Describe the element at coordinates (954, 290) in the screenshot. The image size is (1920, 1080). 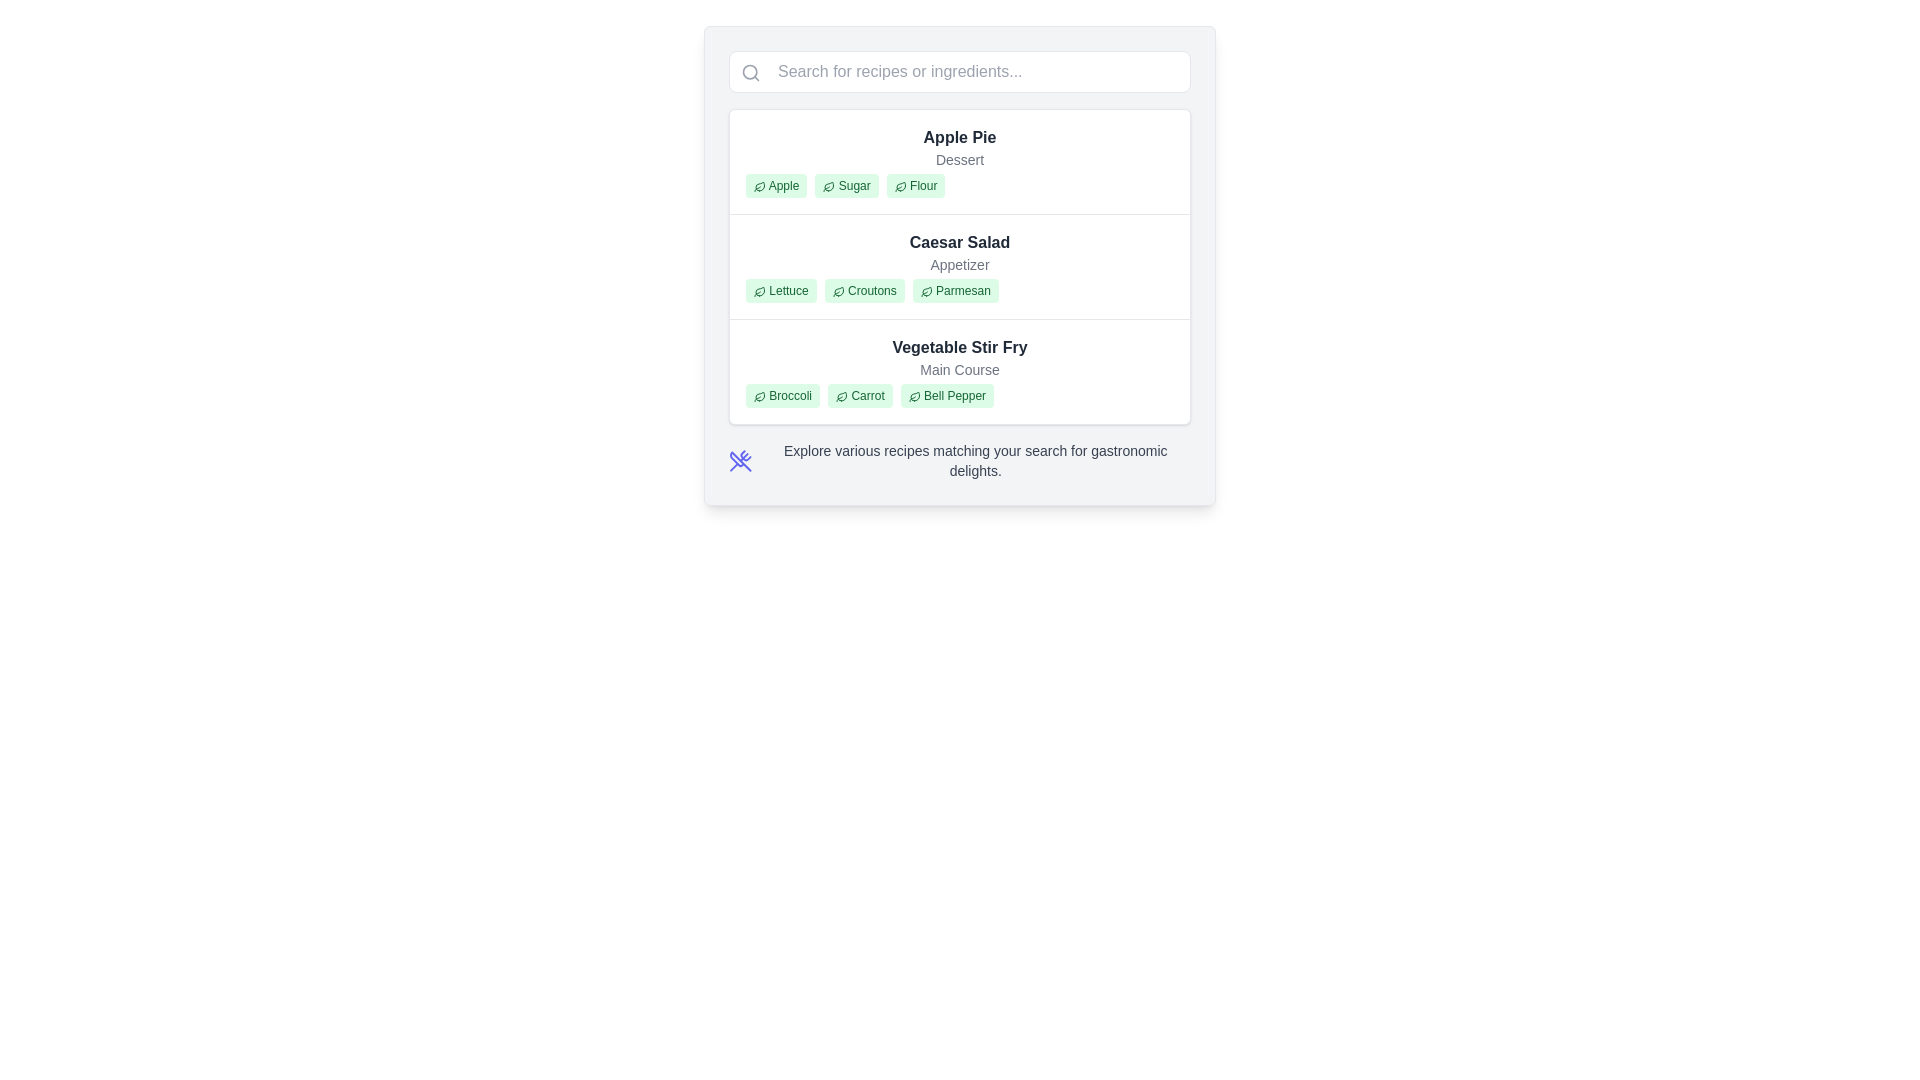
I see `the label styled with a green background and rounded corners that contains the text 'Parmesan', which is positioned in the middle section under the 'Caesar Salad' section` at that location.